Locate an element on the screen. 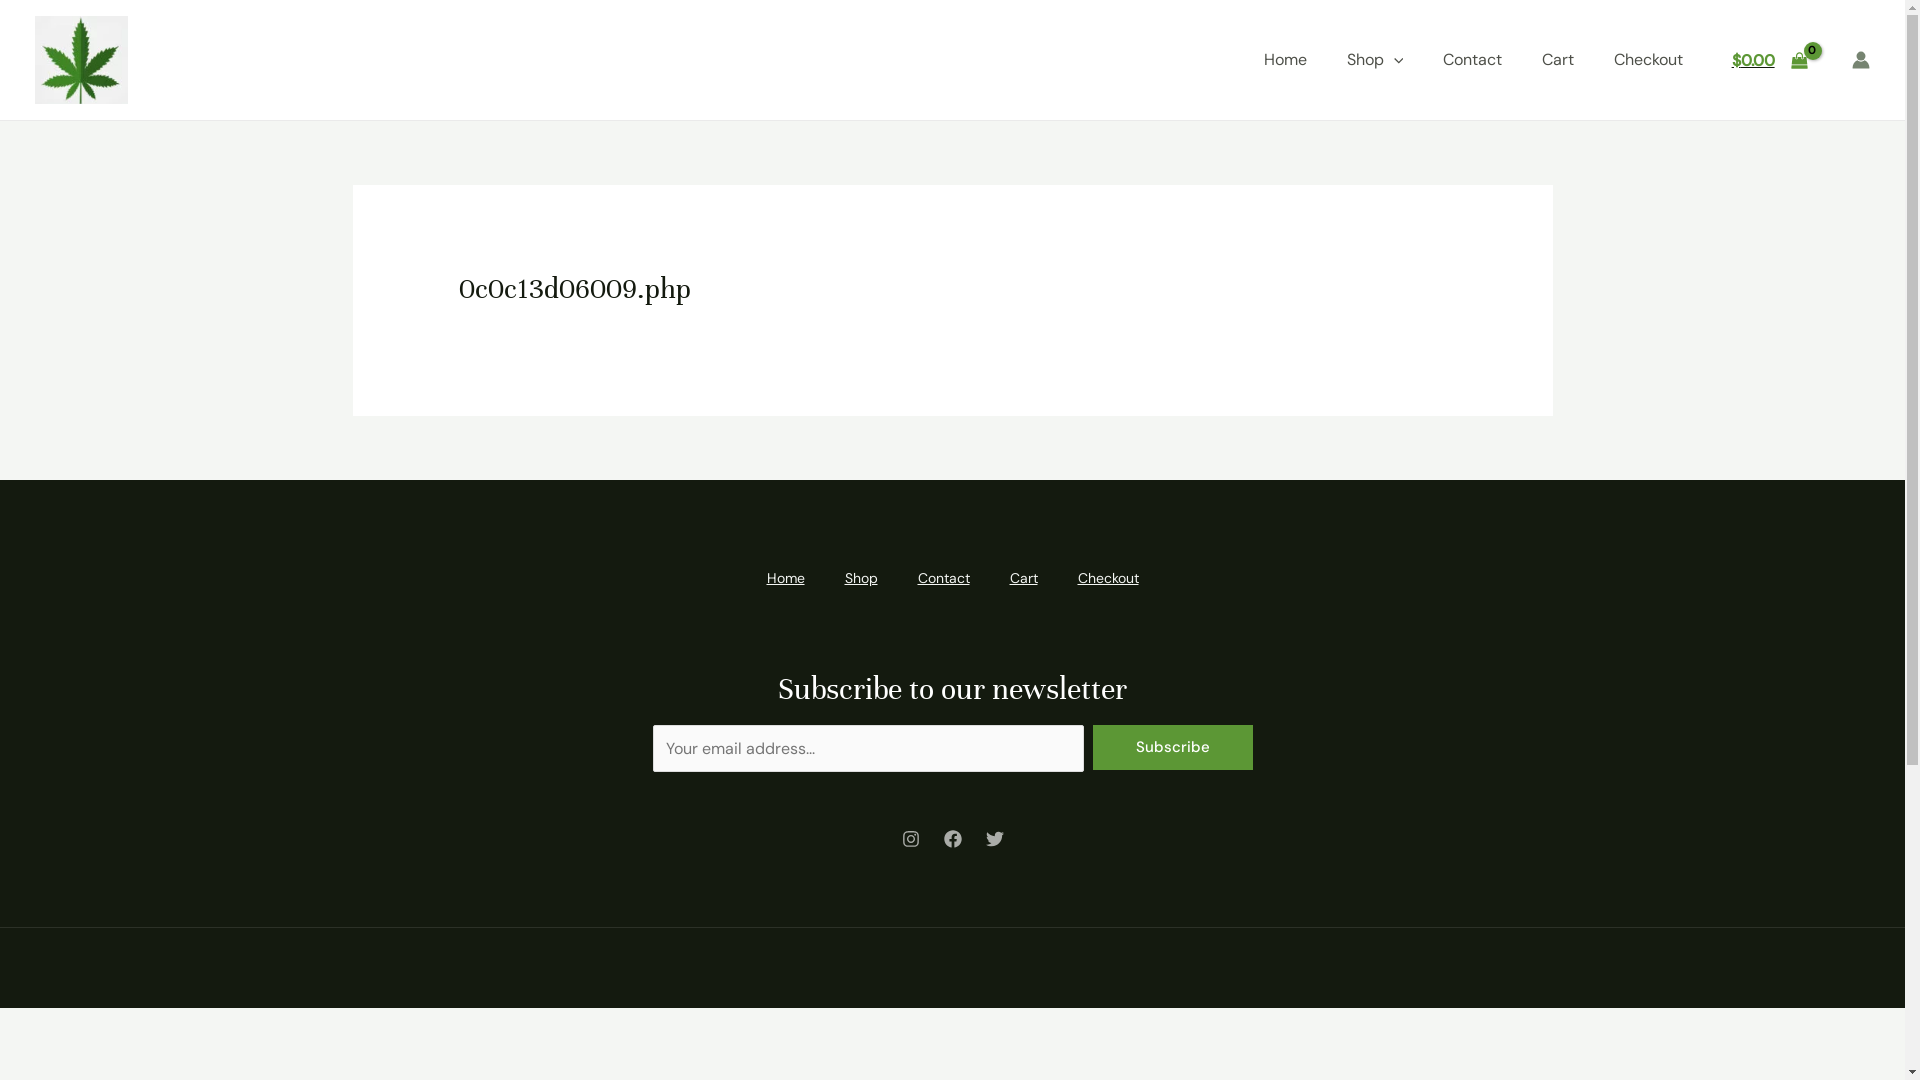  'Shop' is located at coordinates (1374, 59).